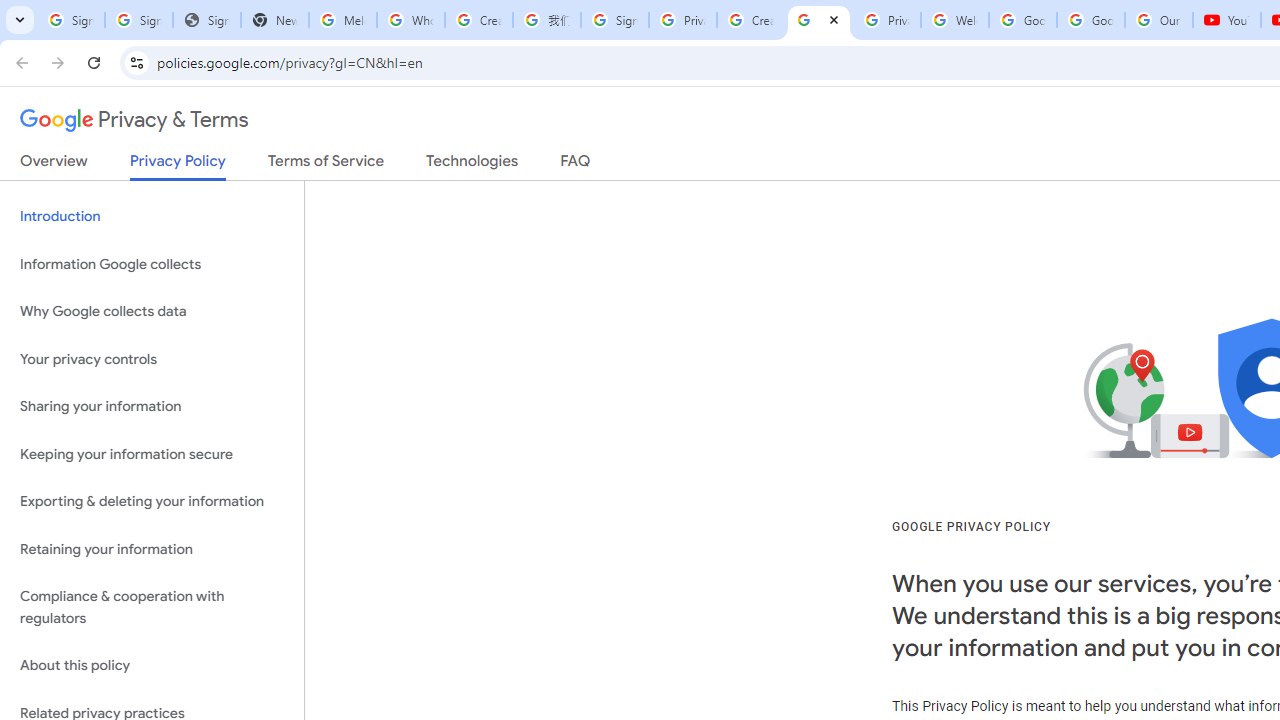 Image resolution: width=1280 pixels, height=720 pixels. I want to click on 'New Tab', so click(273, 20).